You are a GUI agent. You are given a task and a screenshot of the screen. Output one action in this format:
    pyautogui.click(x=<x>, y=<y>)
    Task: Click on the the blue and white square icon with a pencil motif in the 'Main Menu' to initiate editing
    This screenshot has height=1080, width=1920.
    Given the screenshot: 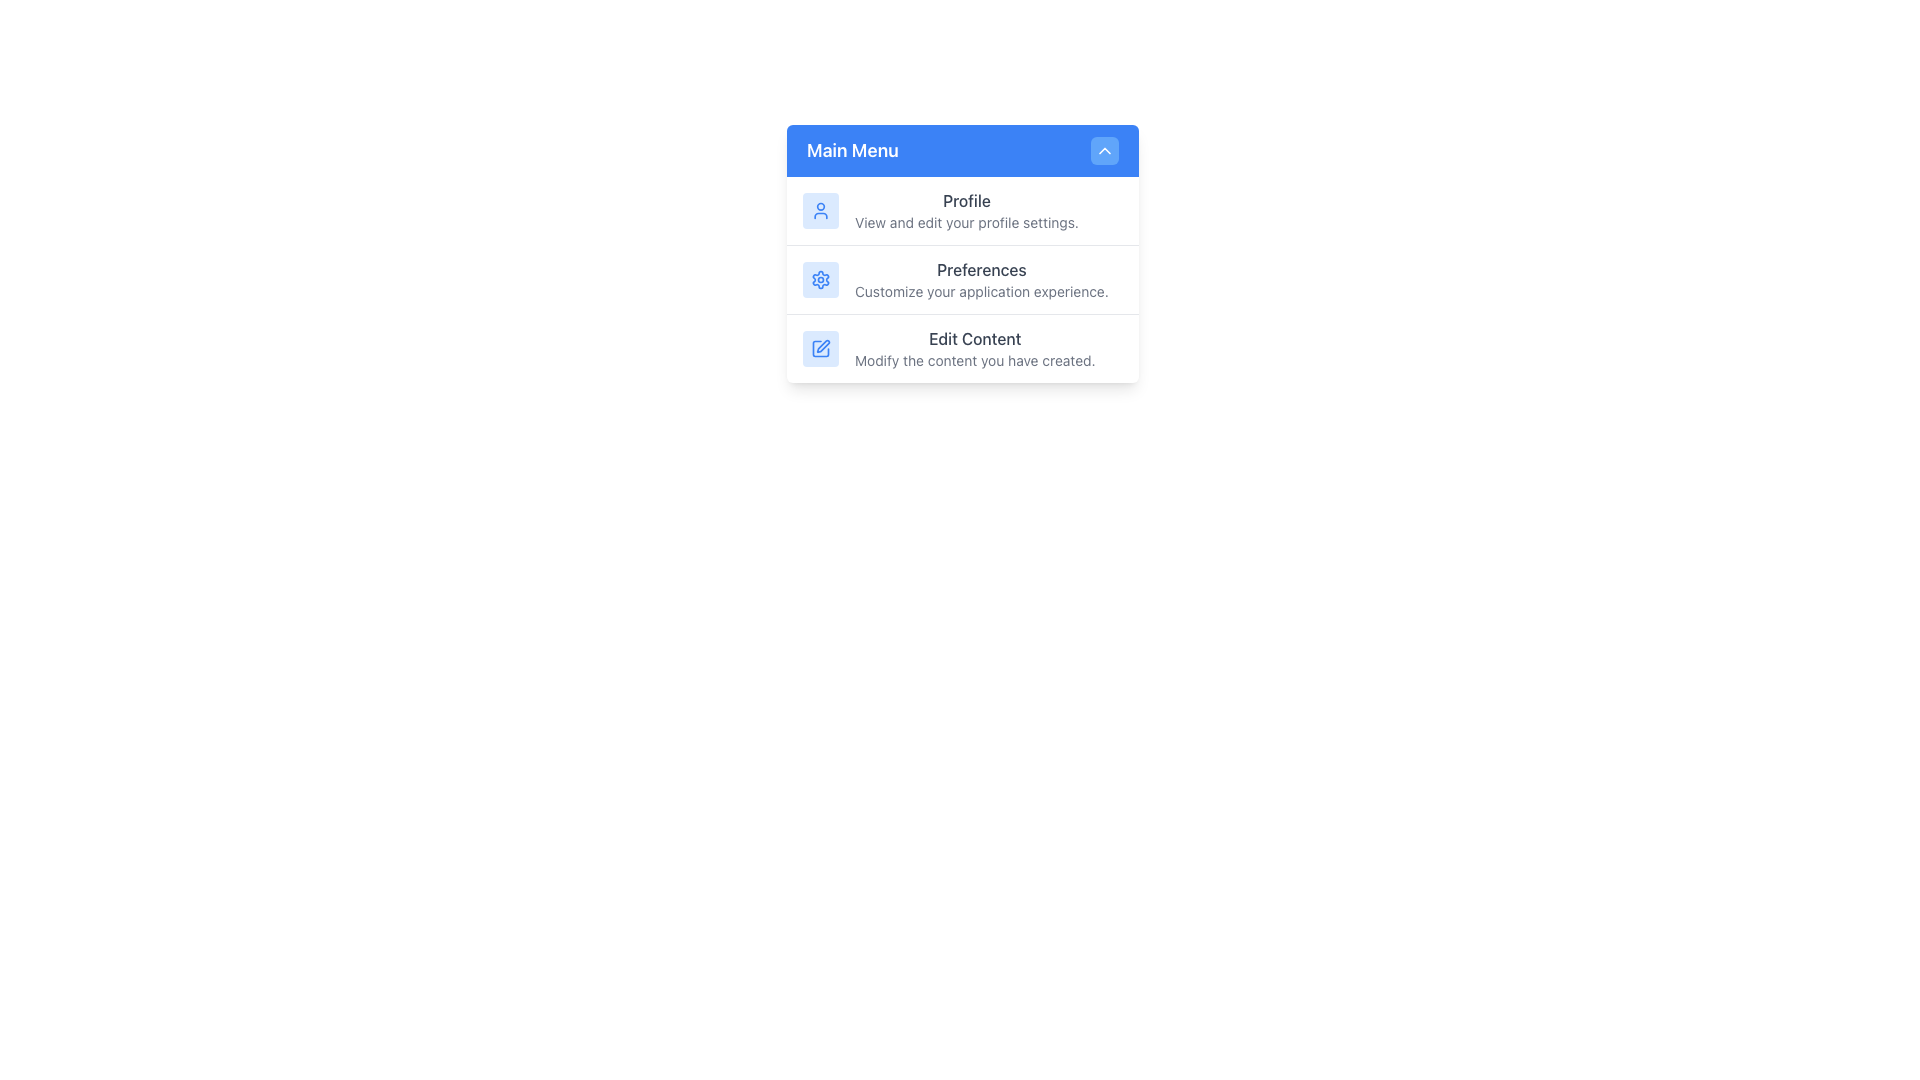 What is the action you would take?
    pyautogui.click(x=820, y=347)
    